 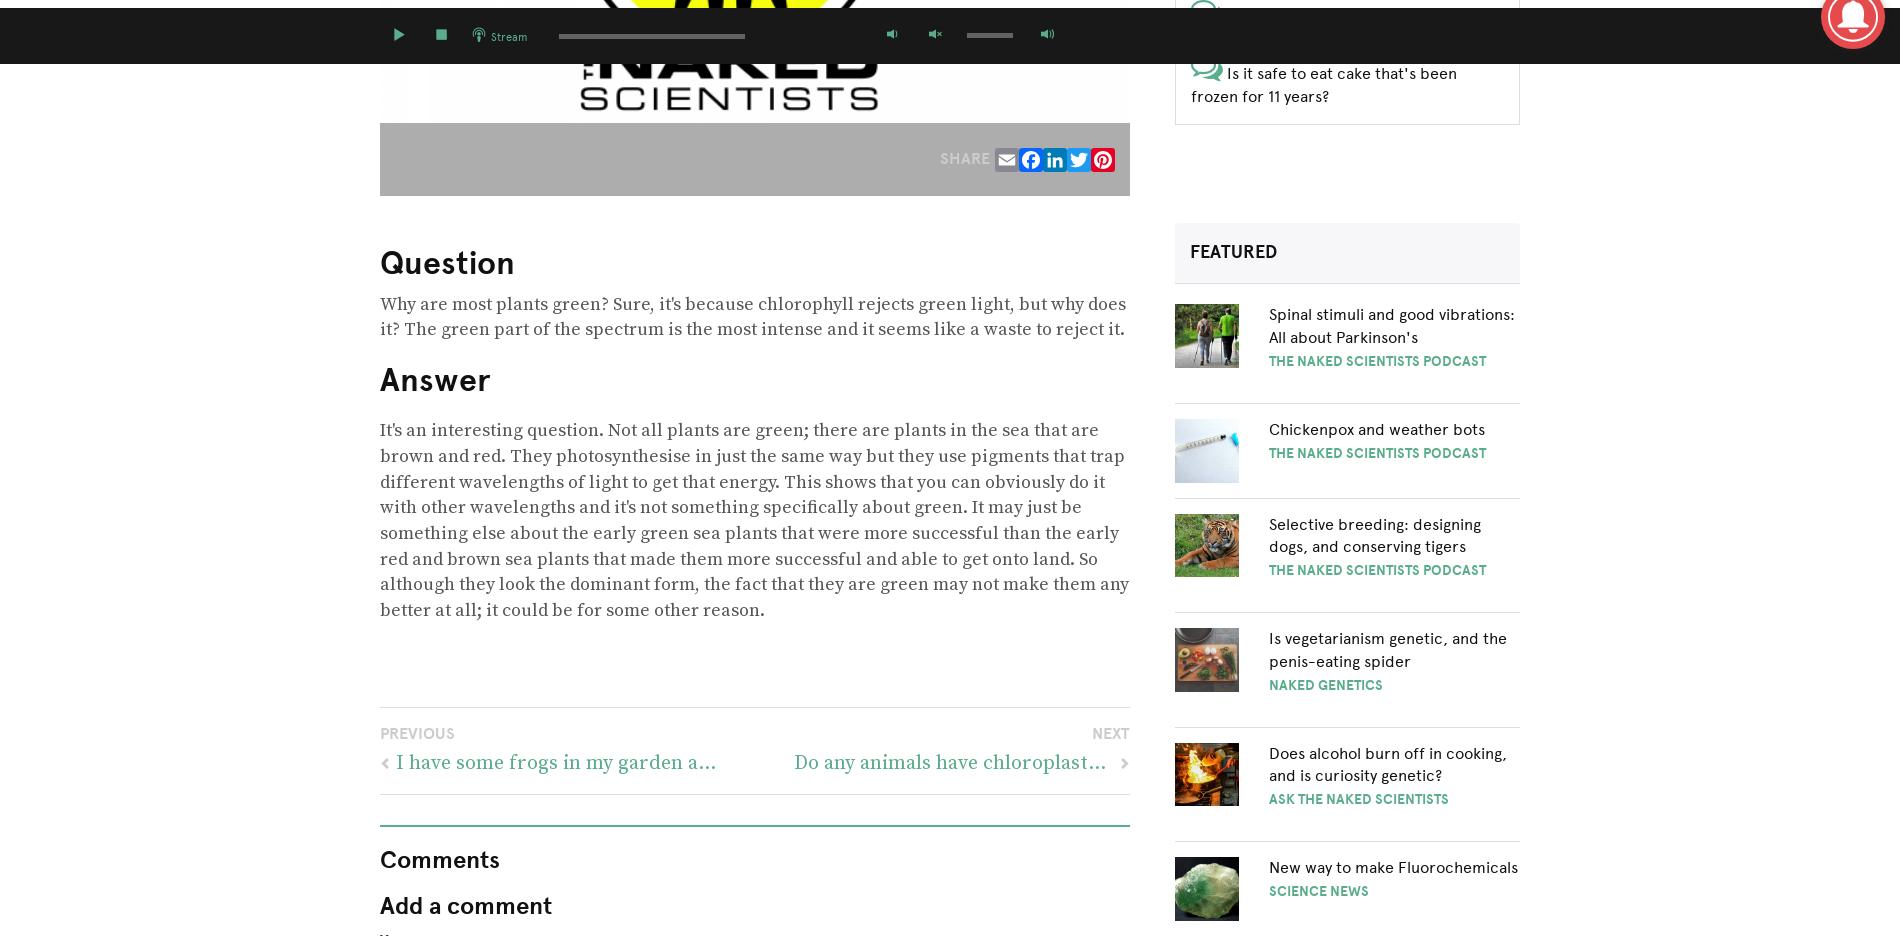 What do you see at coordinates (1267, 798) in the screenshot?
I see `'Ask The Naked Scientists'` at bounding box center [1267, 798].